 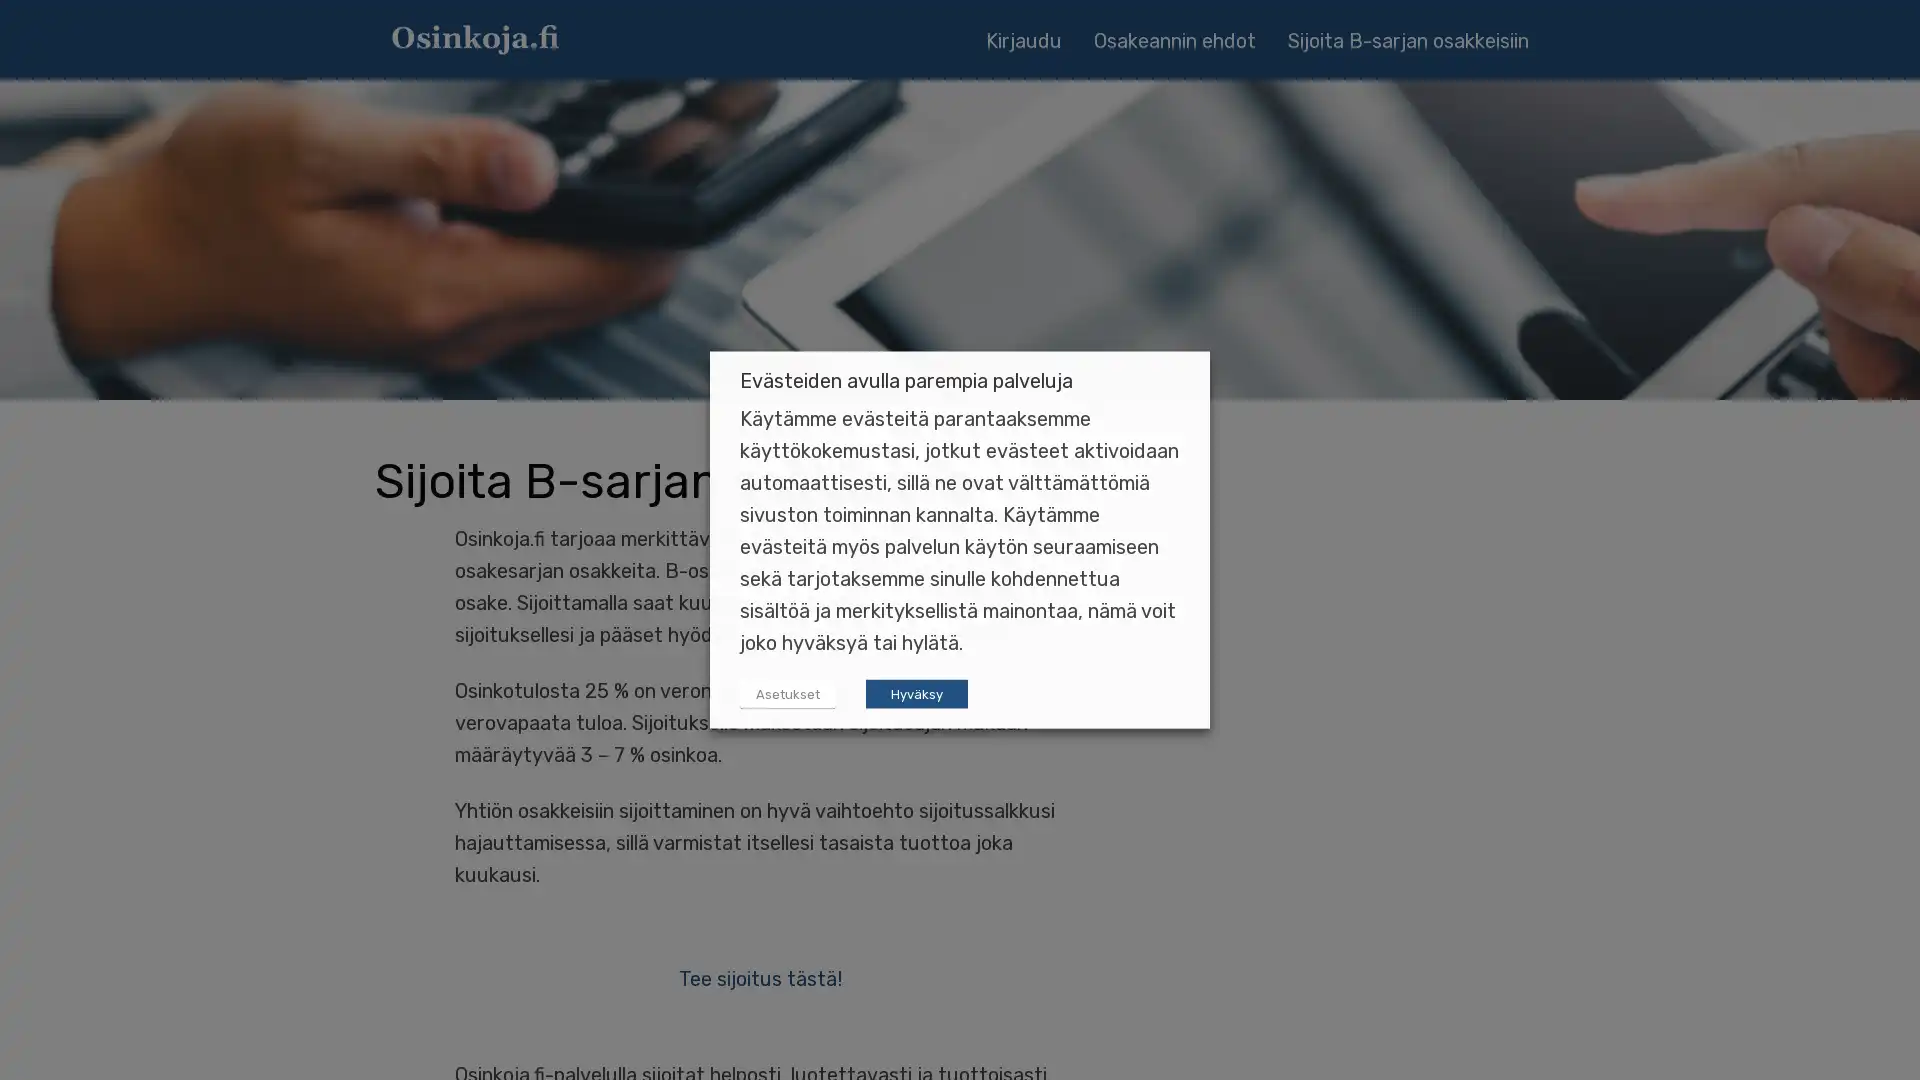 What do you see at coordinates (915, 692) in the screenshot?
I see `Hyvaksy` at bounding box center [915, 692].